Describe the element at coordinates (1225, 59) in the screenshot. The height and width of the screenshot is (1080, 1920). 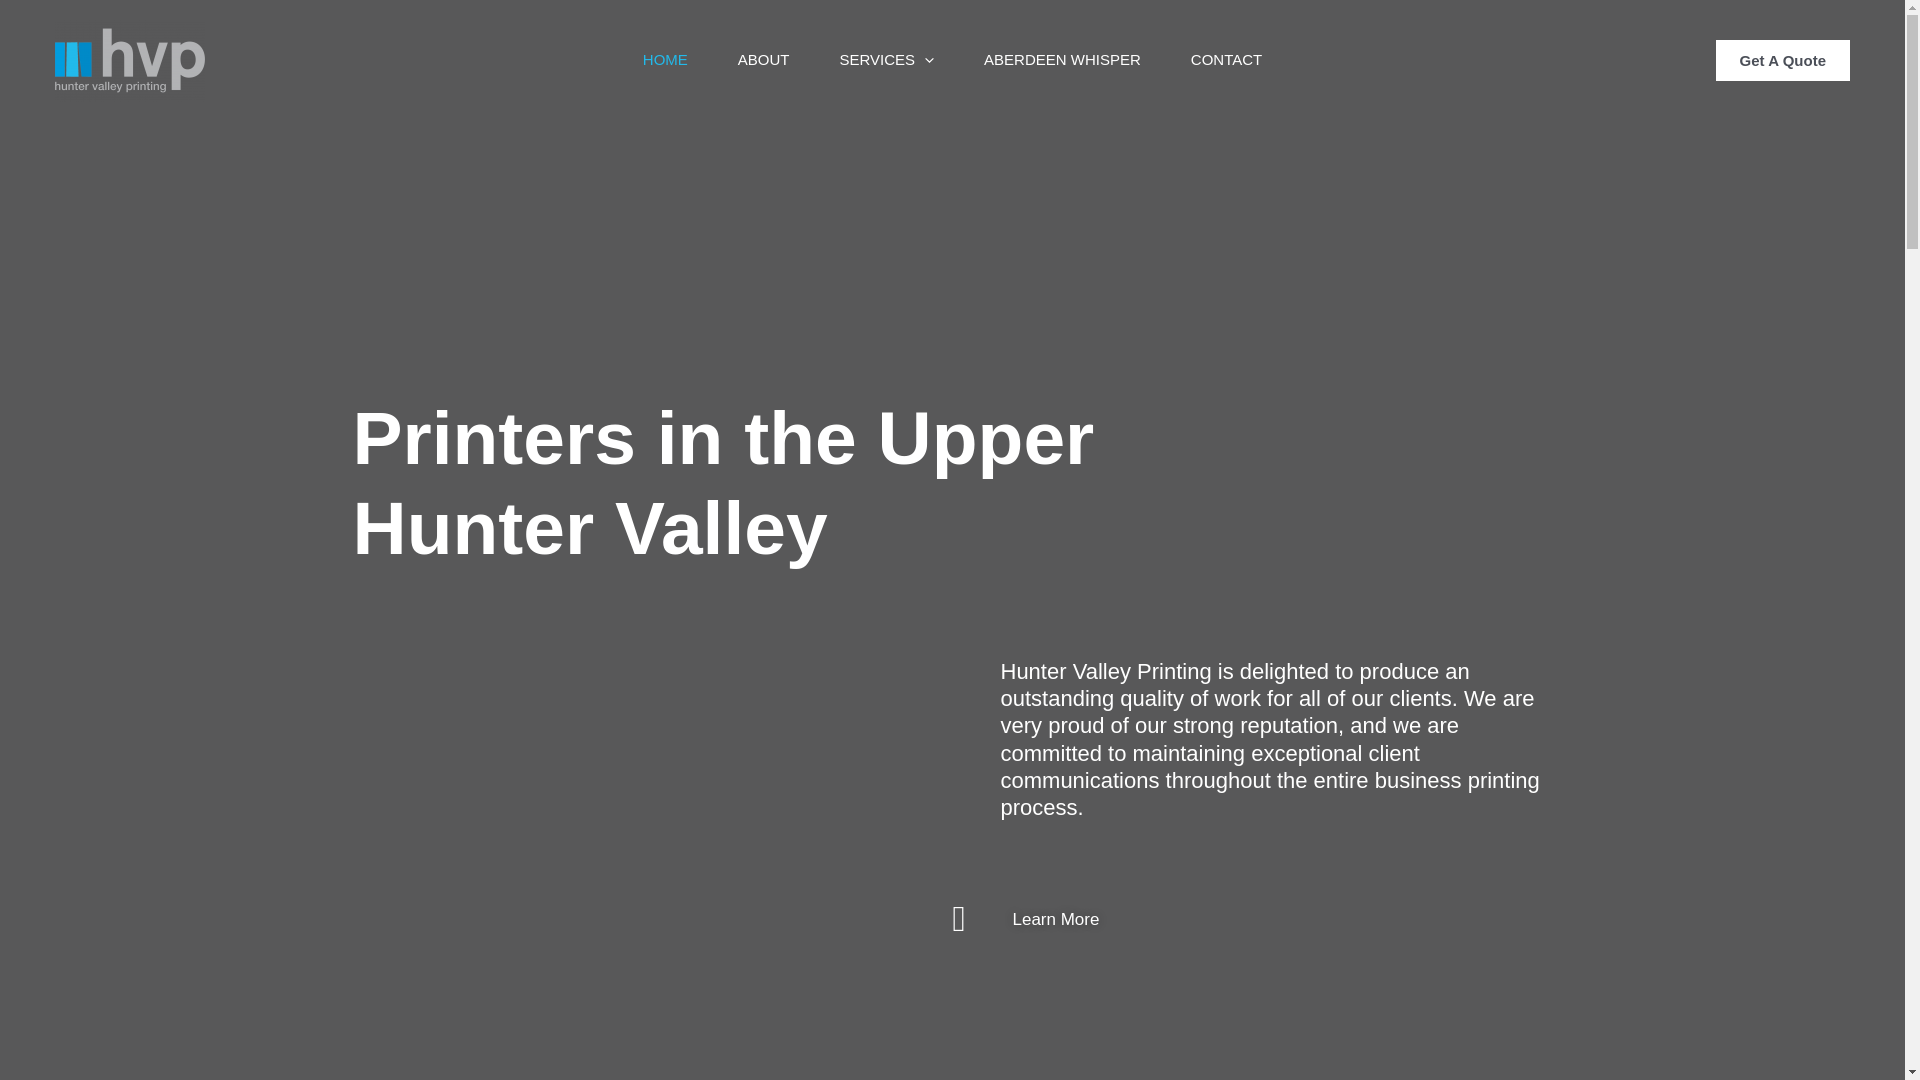
I see `'CONTACT'` at that location.